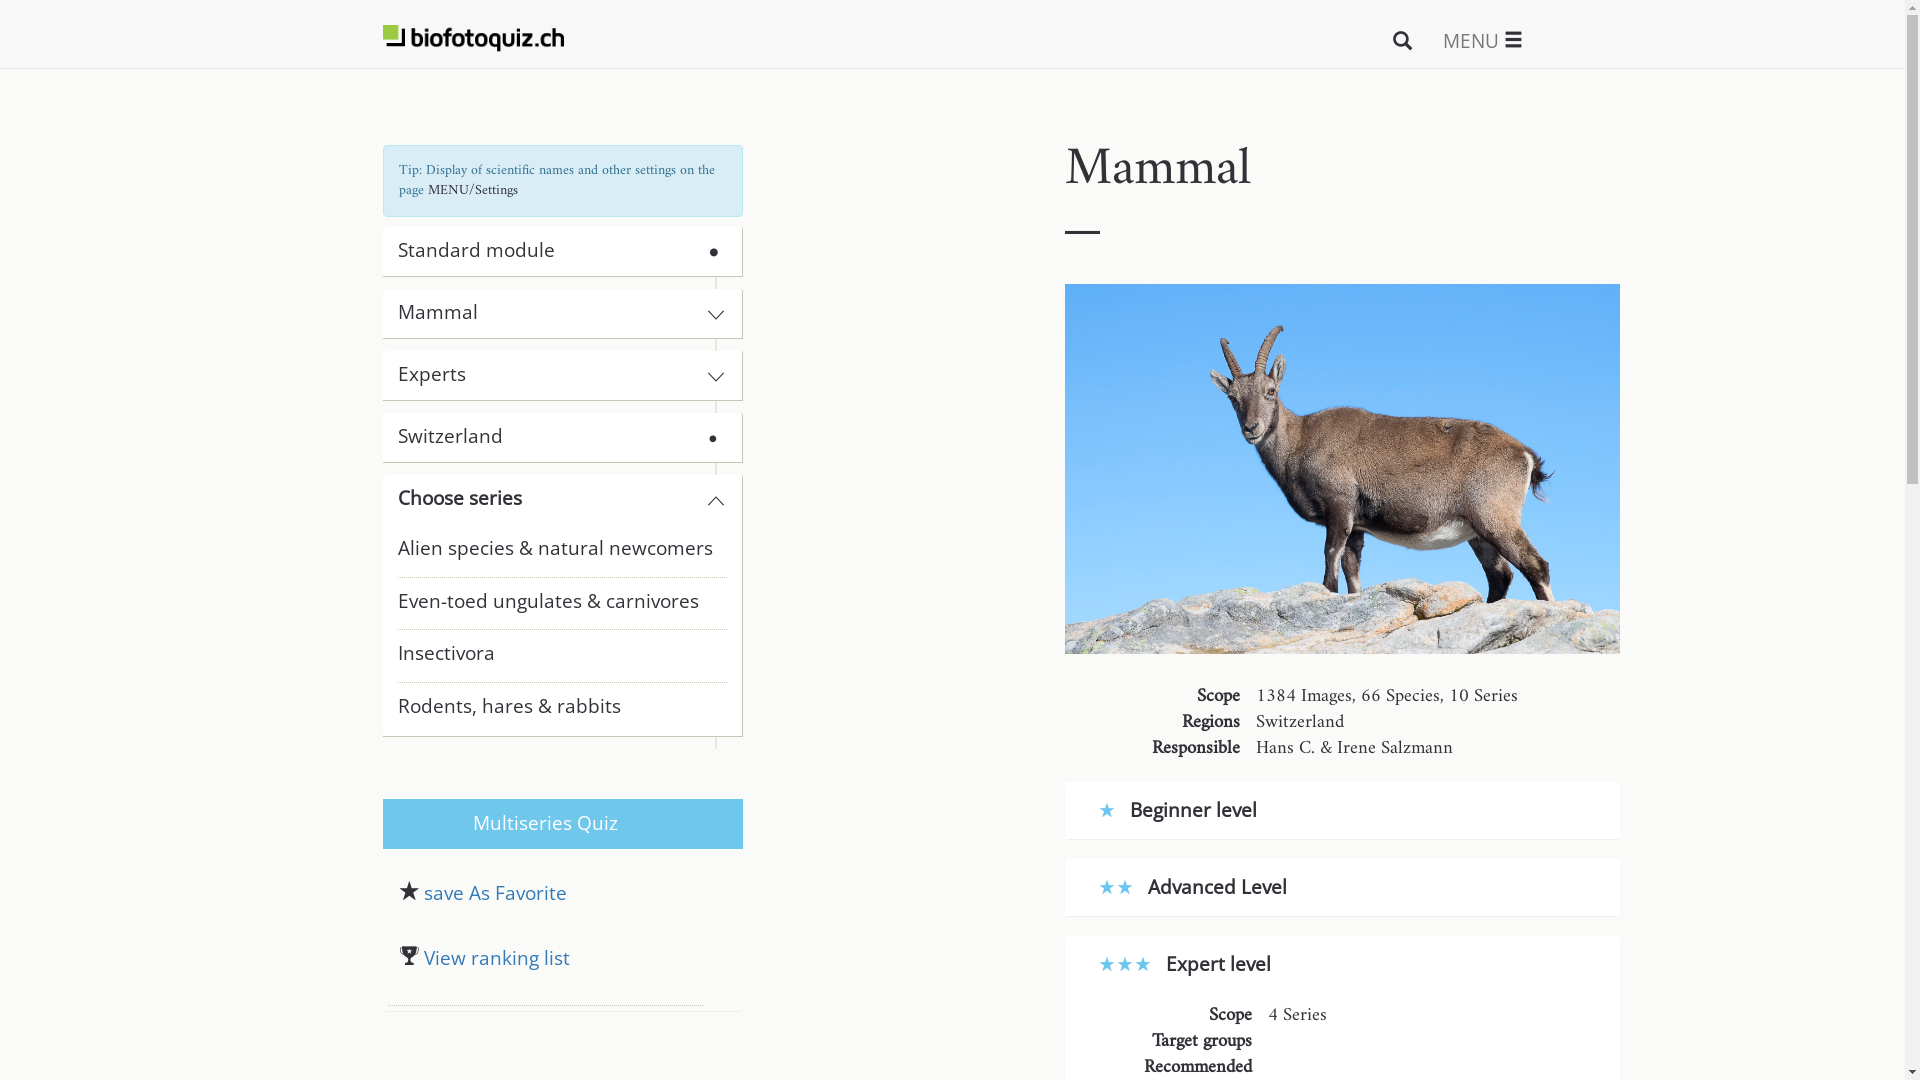  I want to click on 'Rodents, hares & rabbits', so click(561, 712).